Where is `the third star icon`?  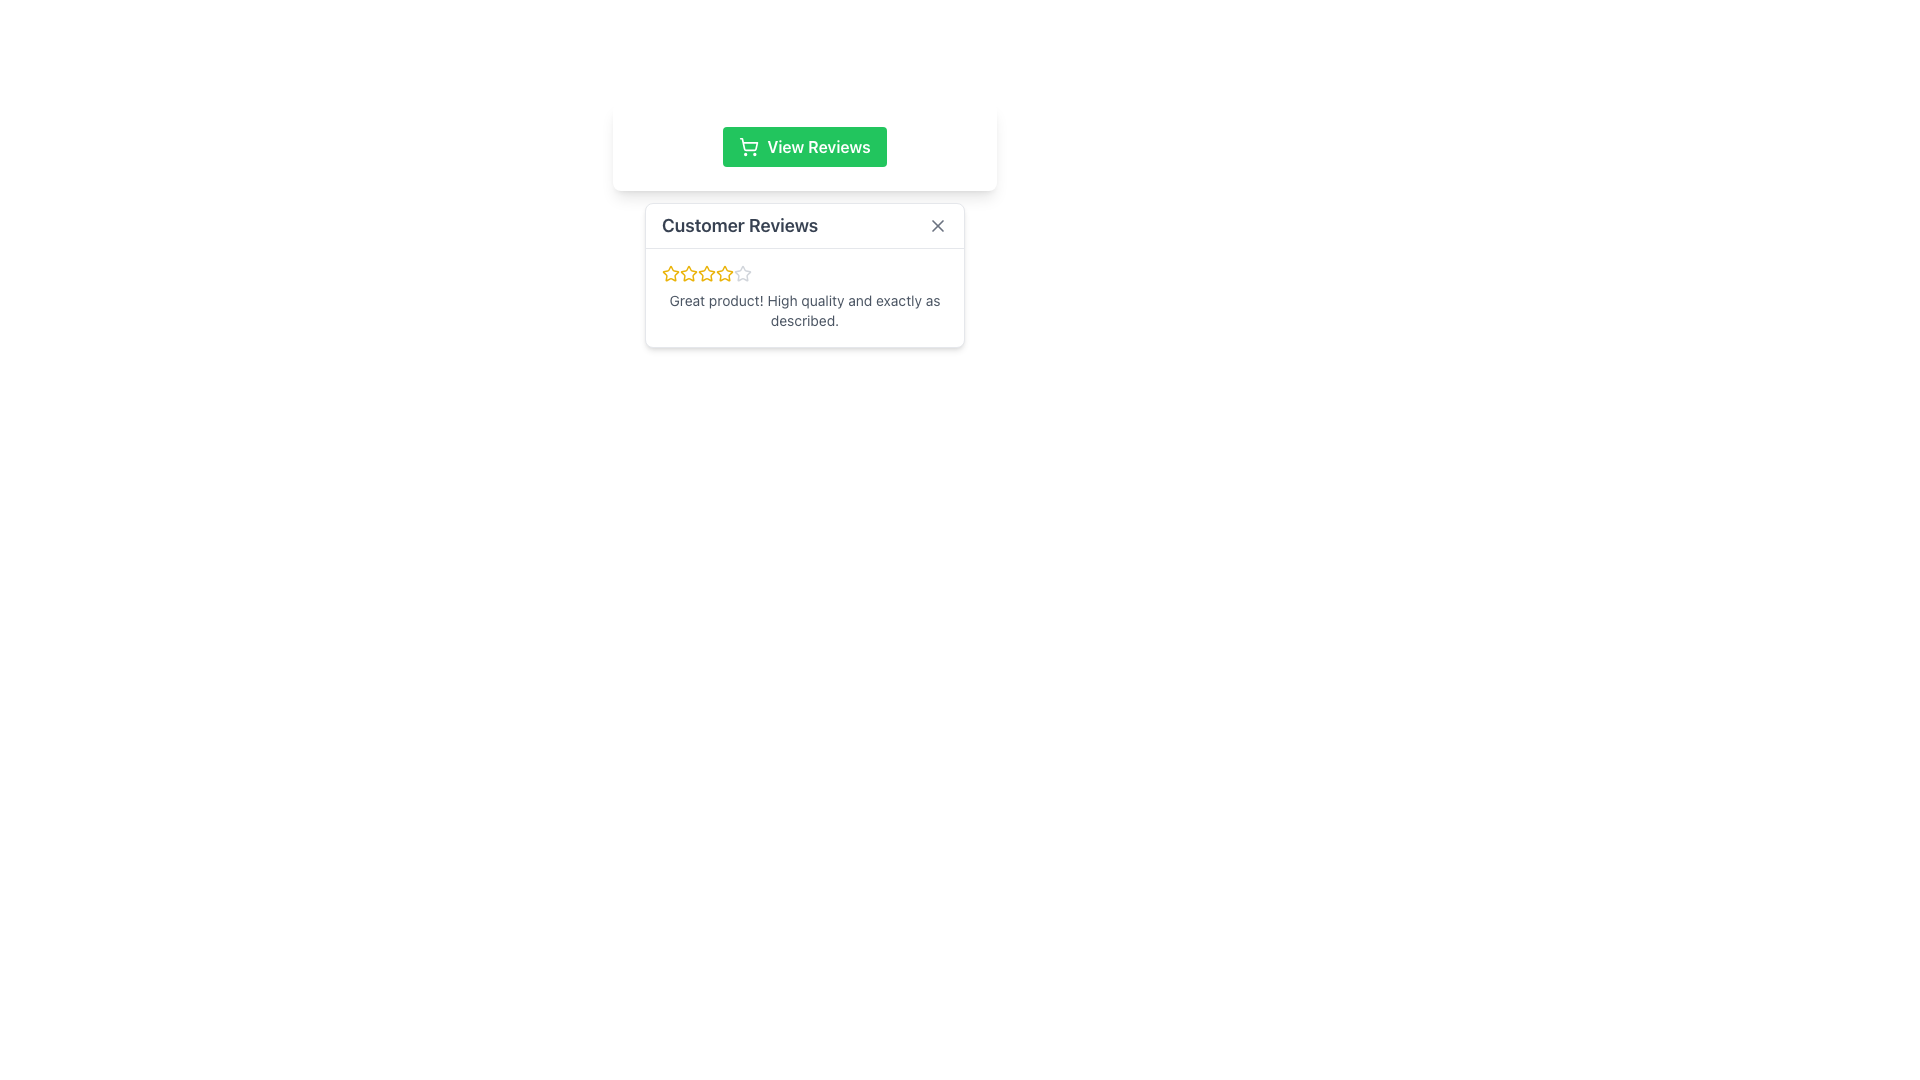 the third star icon is located at coordinates (706, 273).